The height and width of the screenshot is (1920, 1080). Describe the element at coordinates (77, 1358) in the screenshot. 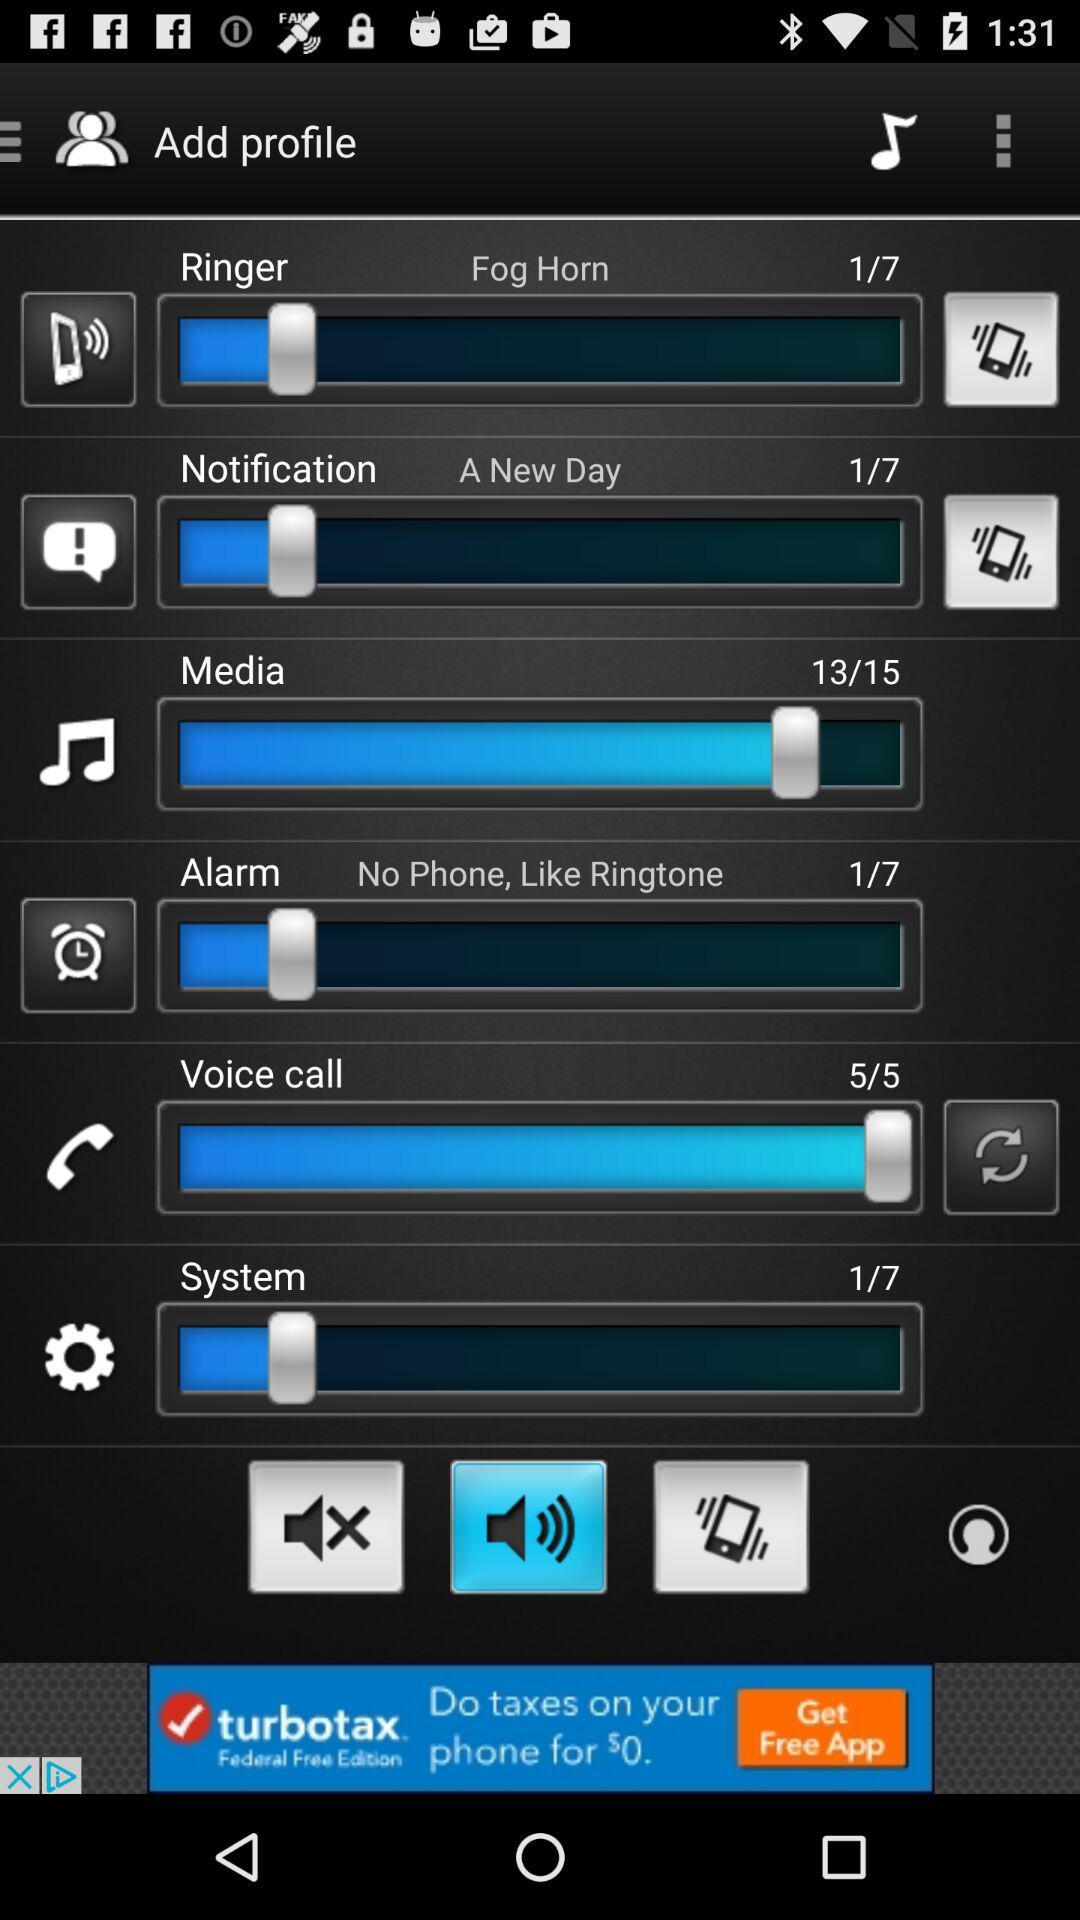

I see `open system menu` at that location.